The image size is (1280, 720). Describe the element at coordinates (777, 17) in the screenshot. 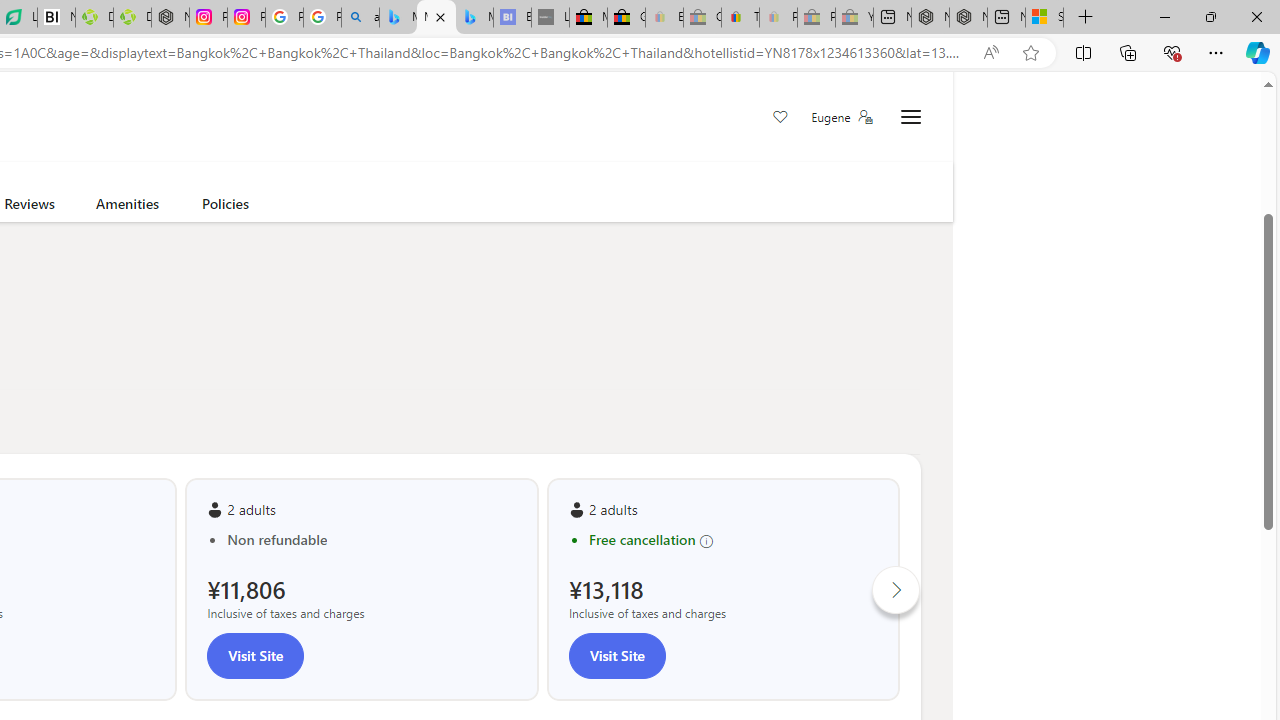

I see `'Payments Terms of Use | eBay.com - Sleeping'` at that location.